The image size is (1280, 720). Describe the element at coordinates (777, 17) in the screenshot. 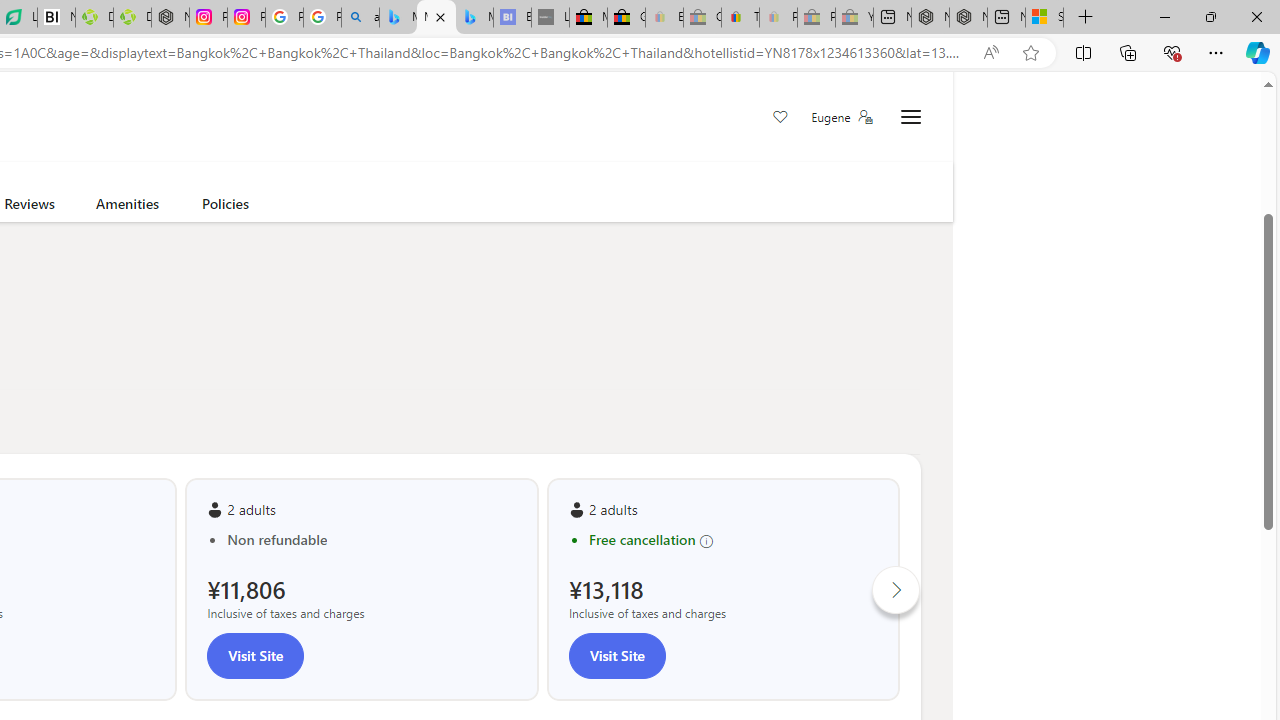

I see `'Payments Terms of Use | eBay.com - Sleeping'` at that location.